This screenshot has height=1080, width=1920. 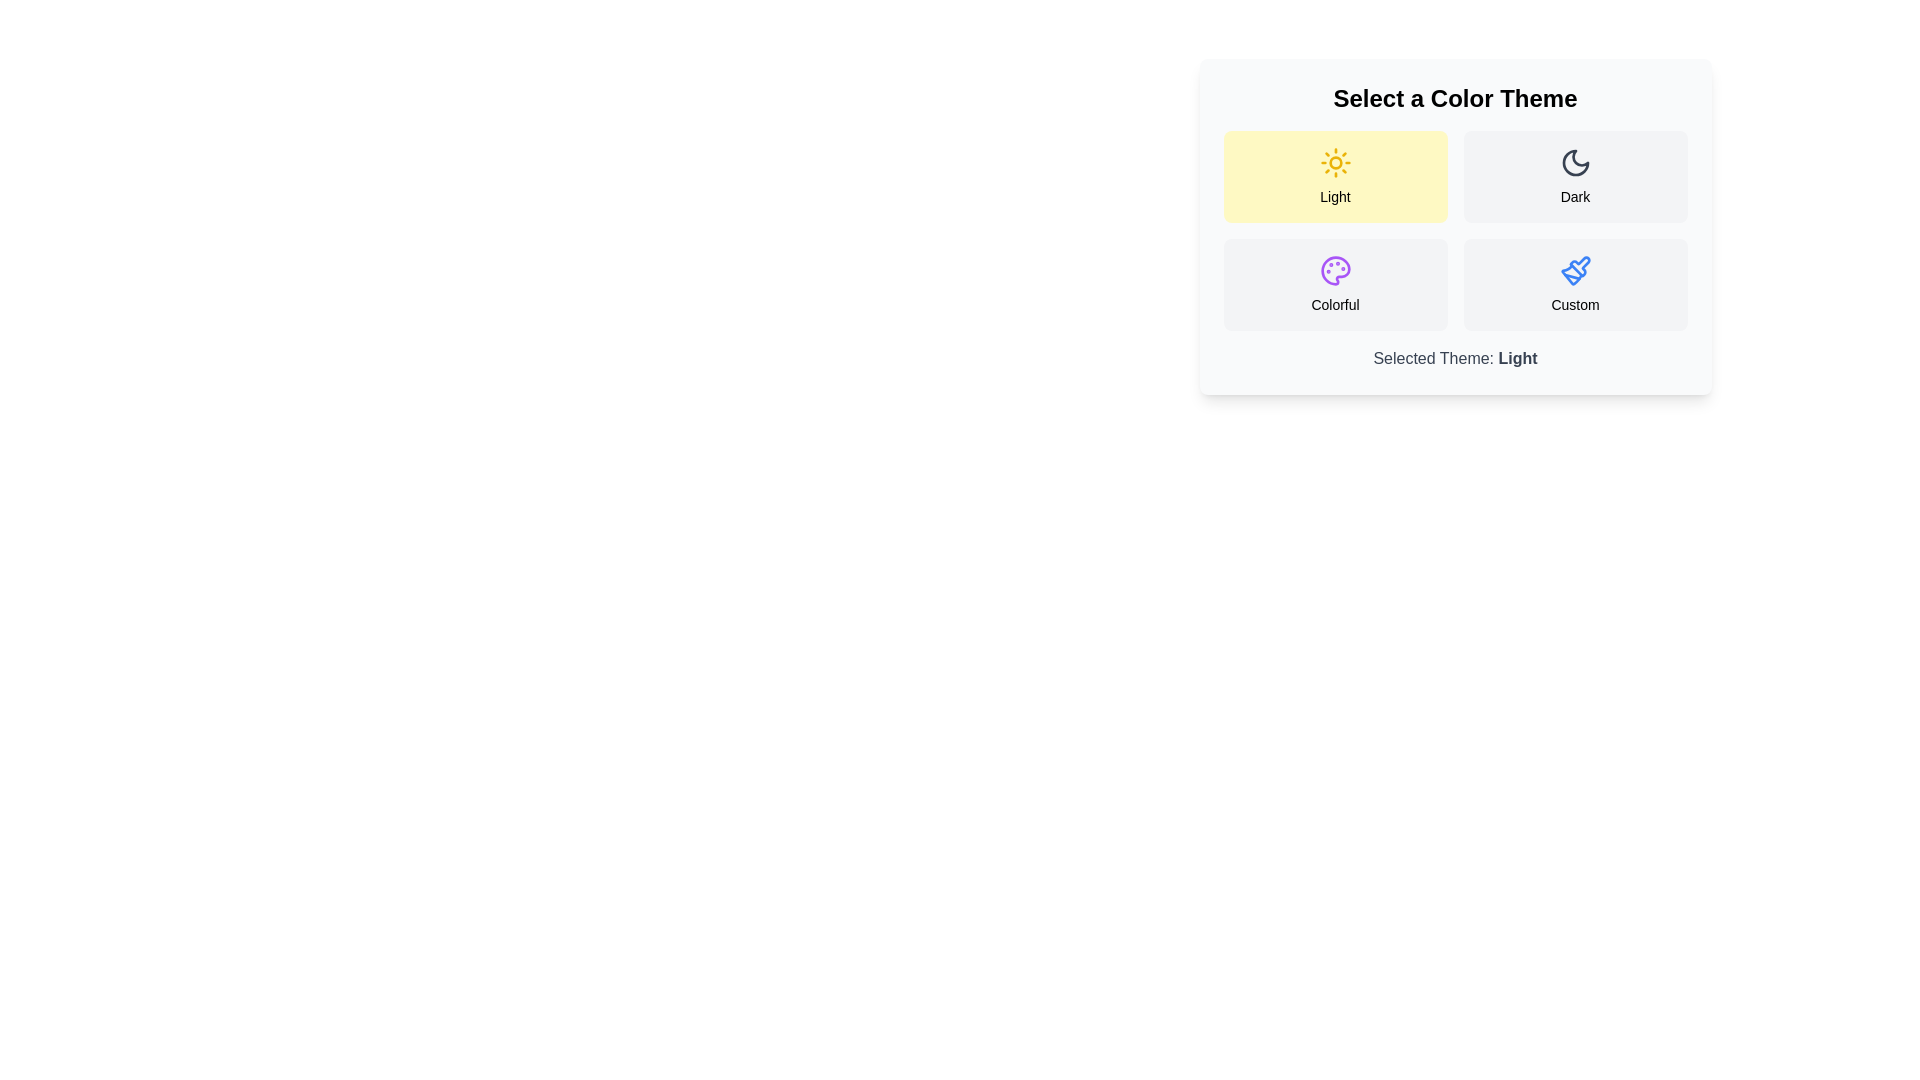 What do you see at coordinates (1335, 176) in the screenshot?
I see `the theme button labeled 'Light' to observe its hover effect` at bounding box center [1335, 176].